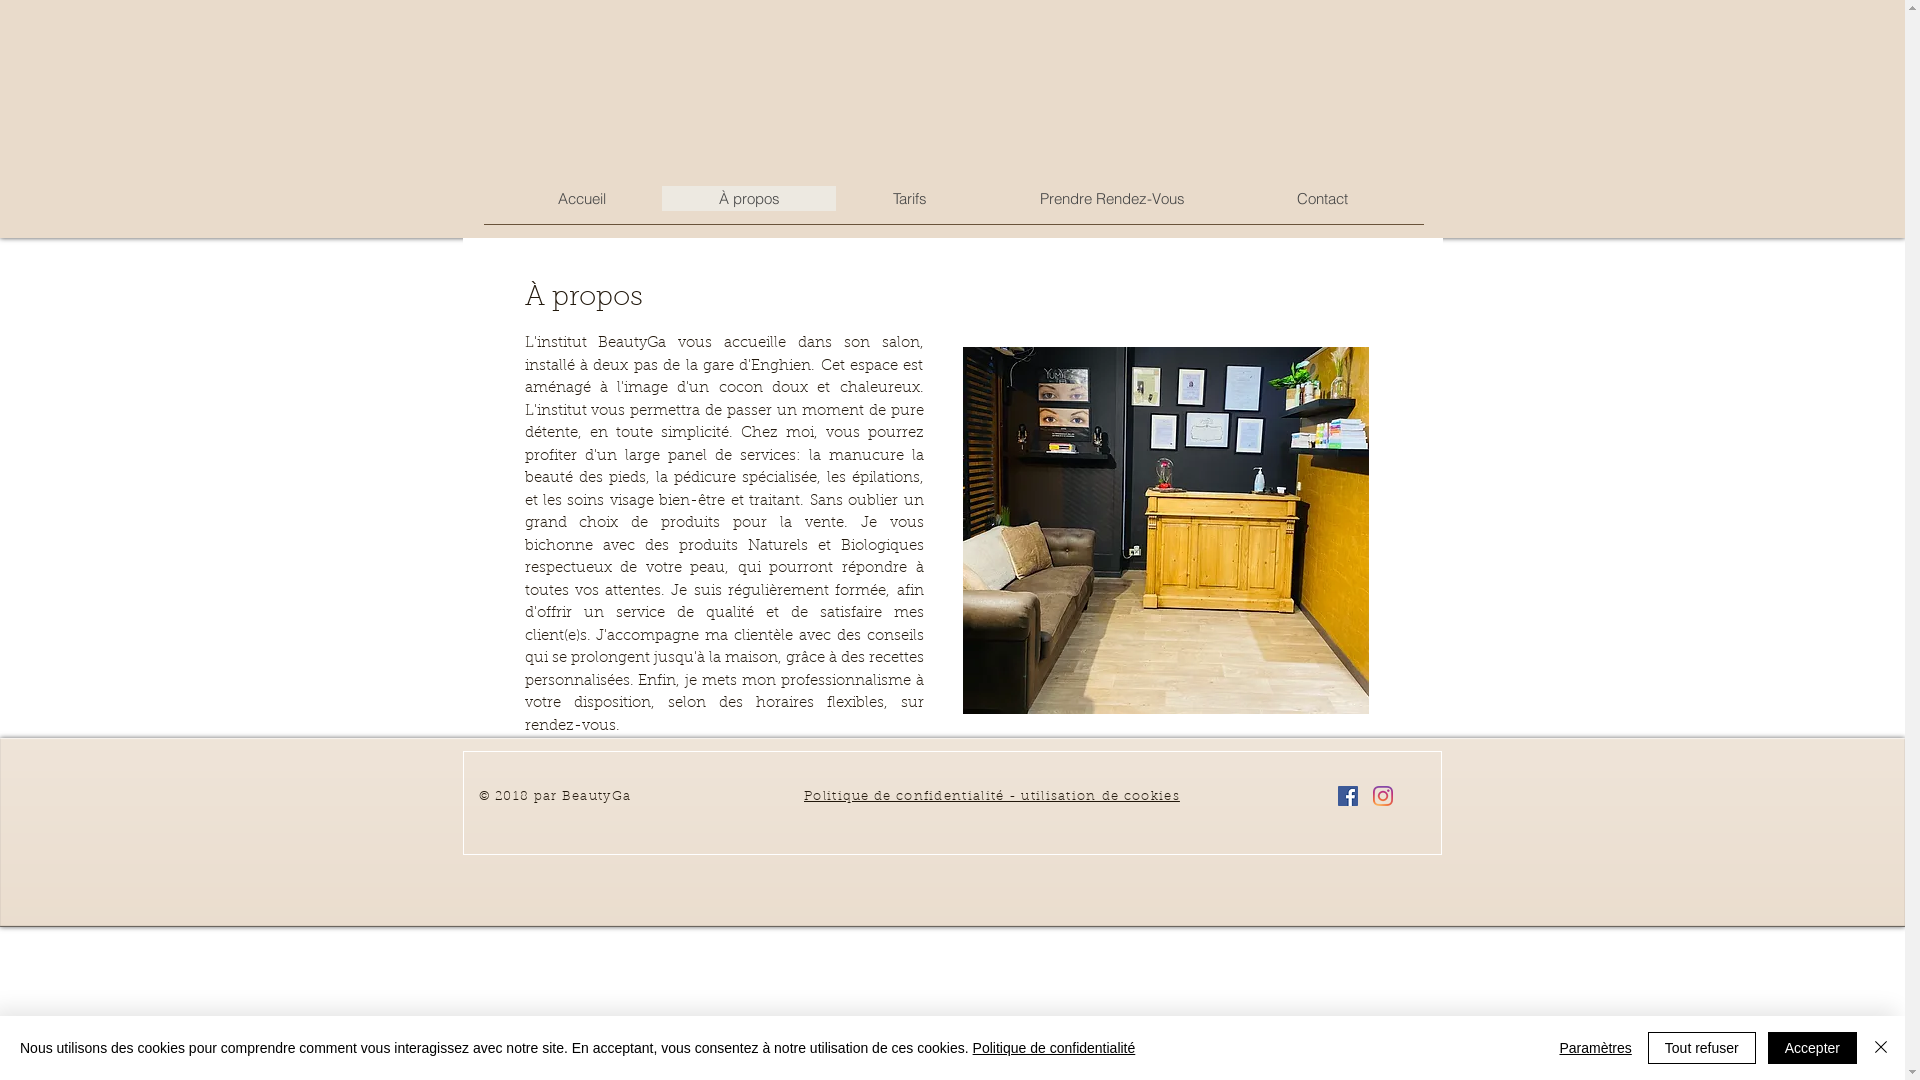 This screenshot has height=1080, width=1920. I want to click on 'Tout refuser', so click(1647, 1047).